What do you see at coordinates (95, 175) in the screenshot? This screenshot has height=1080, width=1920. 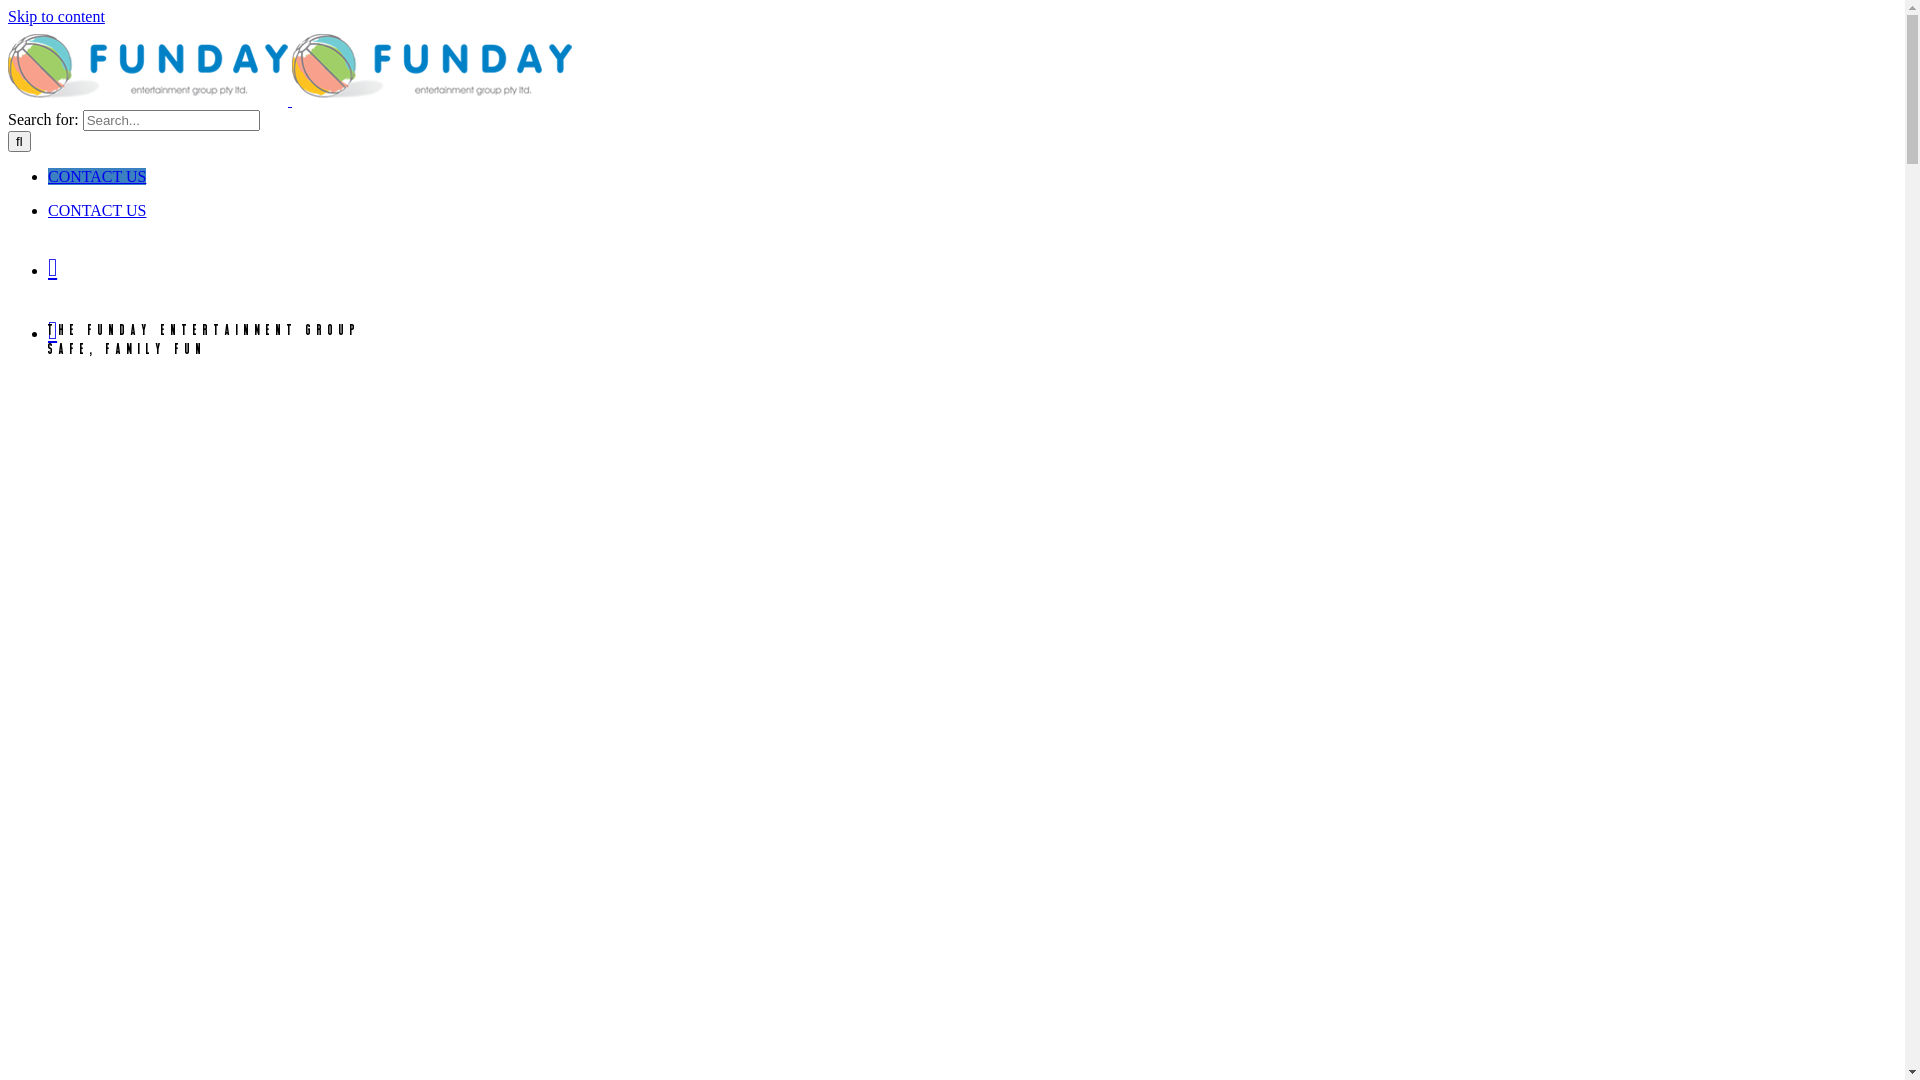 I see `'CONTACT US'` at bounding box center [95, 175].